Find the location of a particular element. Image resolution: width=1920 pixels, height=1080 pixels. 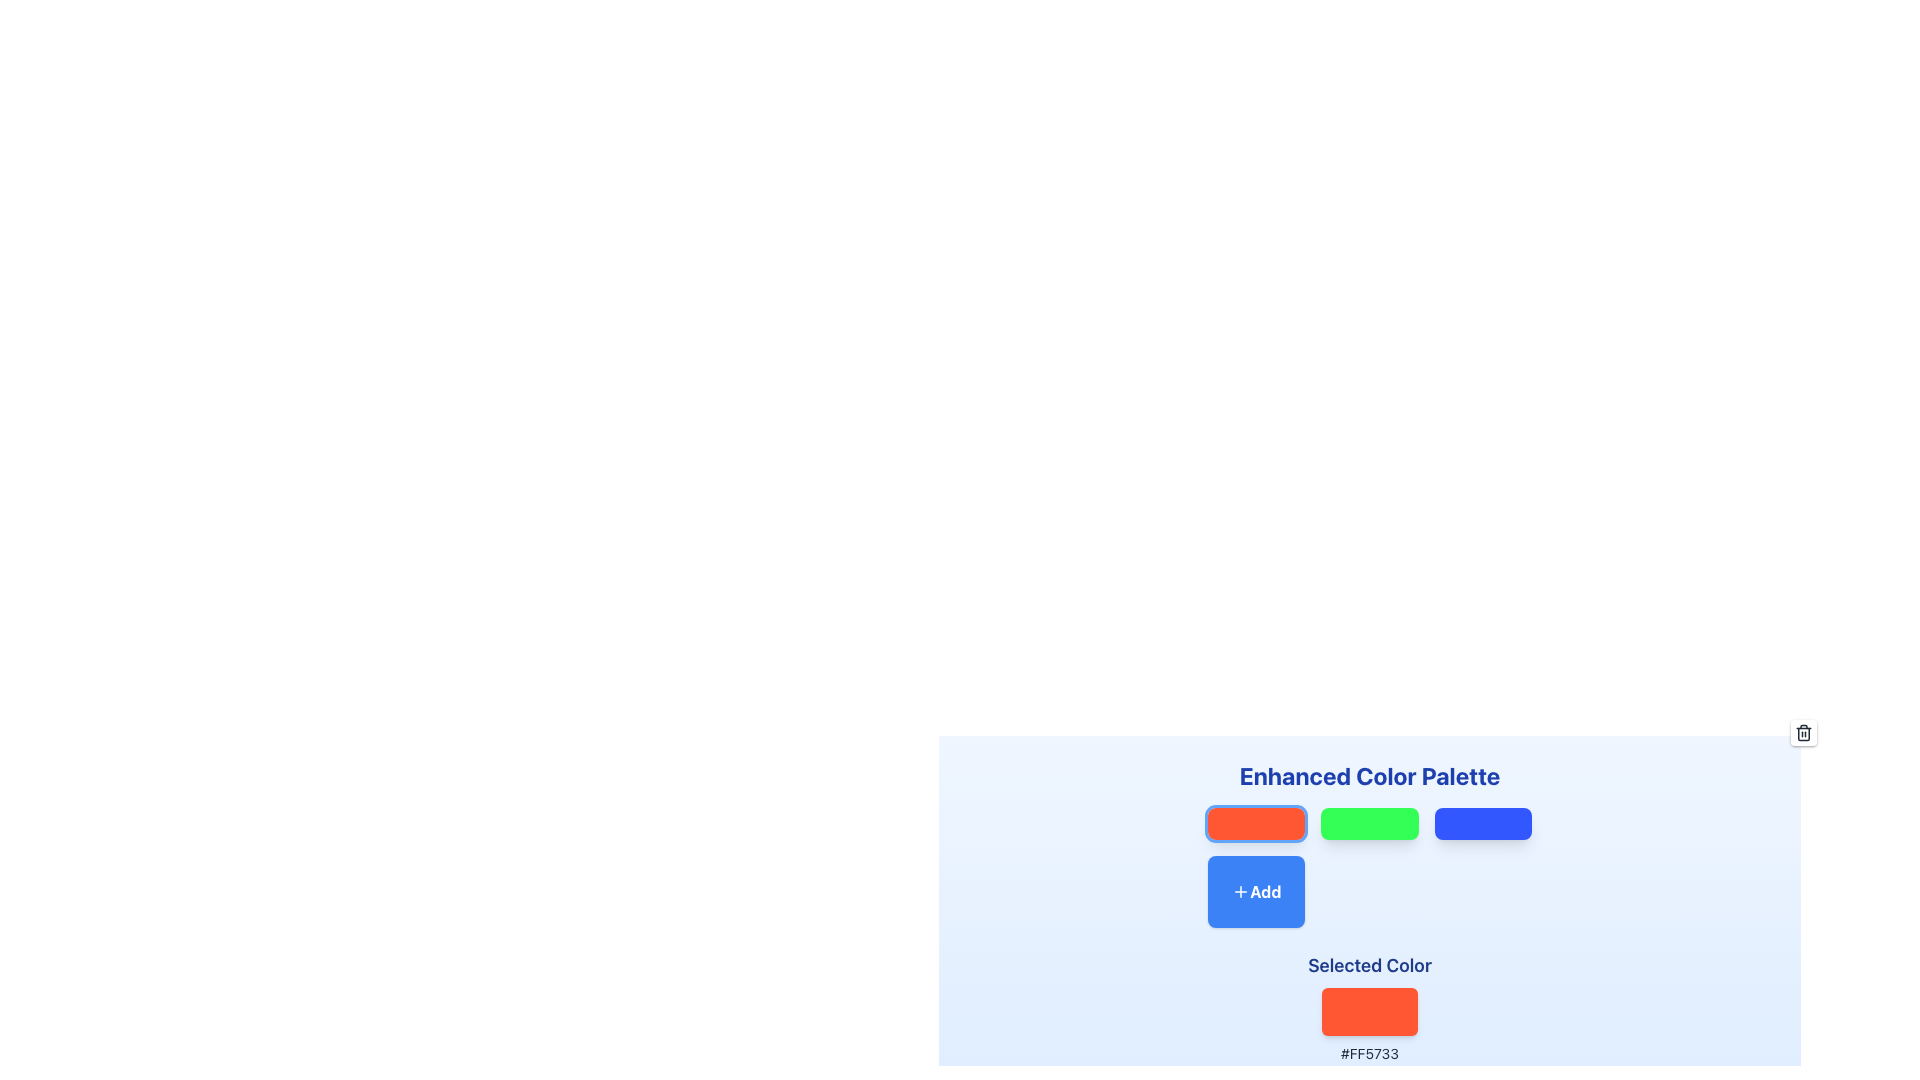

the '+ Add' button with a blue background and white bold text is located at coordinates (1255, 890).